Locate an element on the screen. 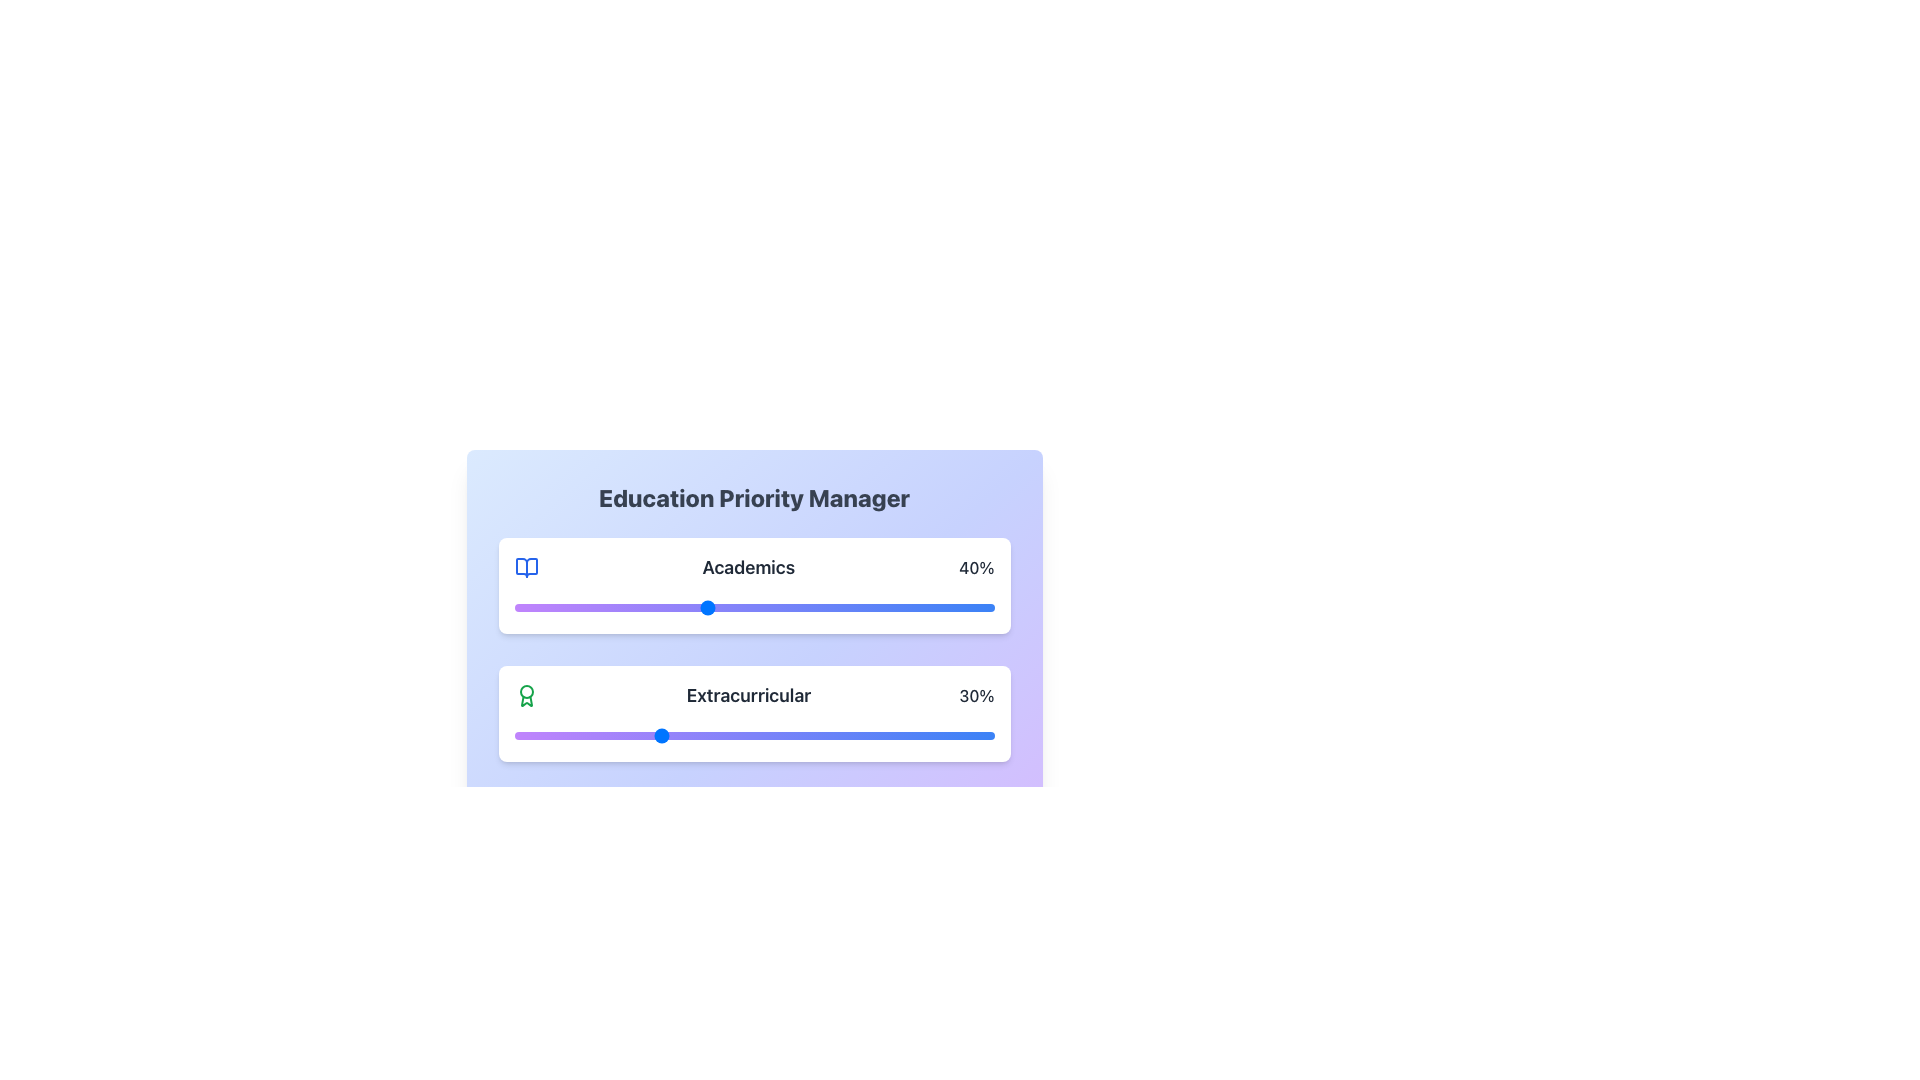 The height and width of the screenshot is (1080, 1920). the slider is located at coordinates (543, 736).